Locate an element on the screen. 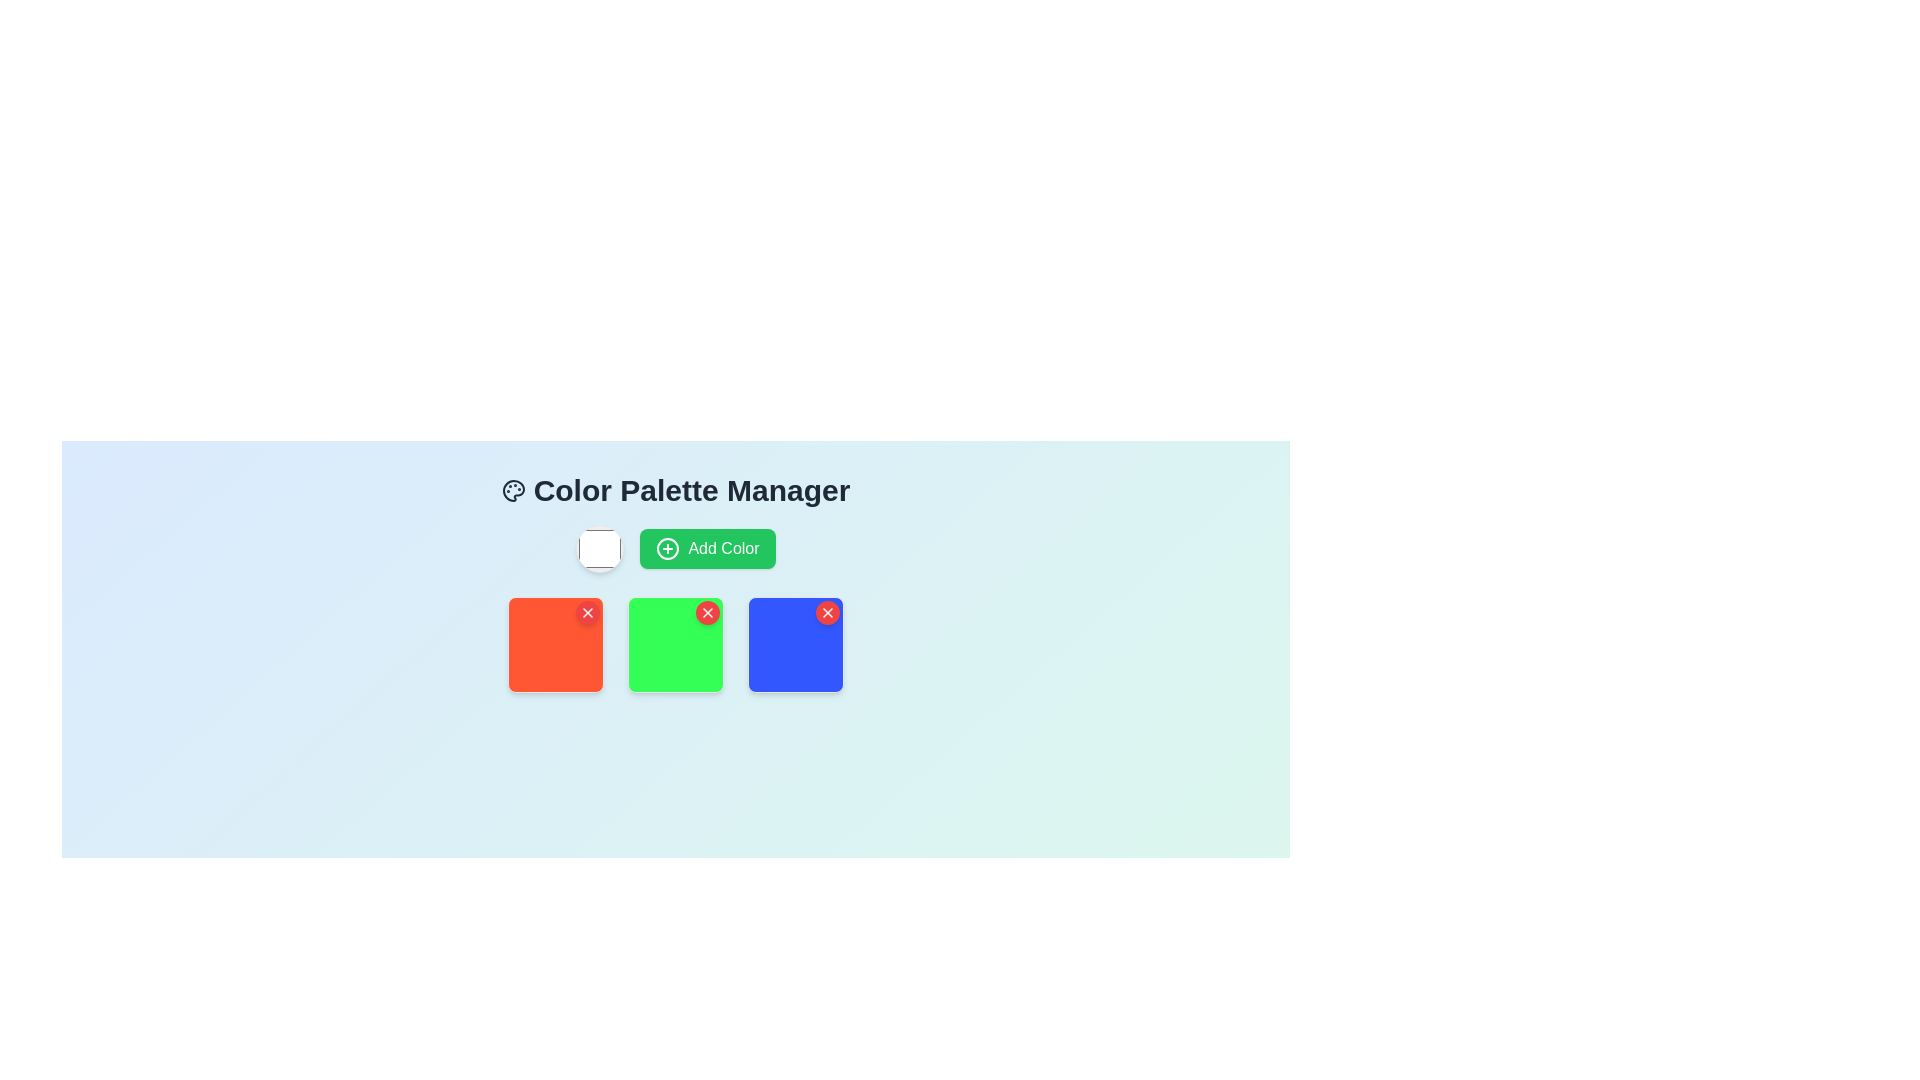 The width and height of the screenshot is (1920, 1080). the 'Add Color' icon located within the rounded green button labeled 'Add Color' is located at coordinates (668, 548).